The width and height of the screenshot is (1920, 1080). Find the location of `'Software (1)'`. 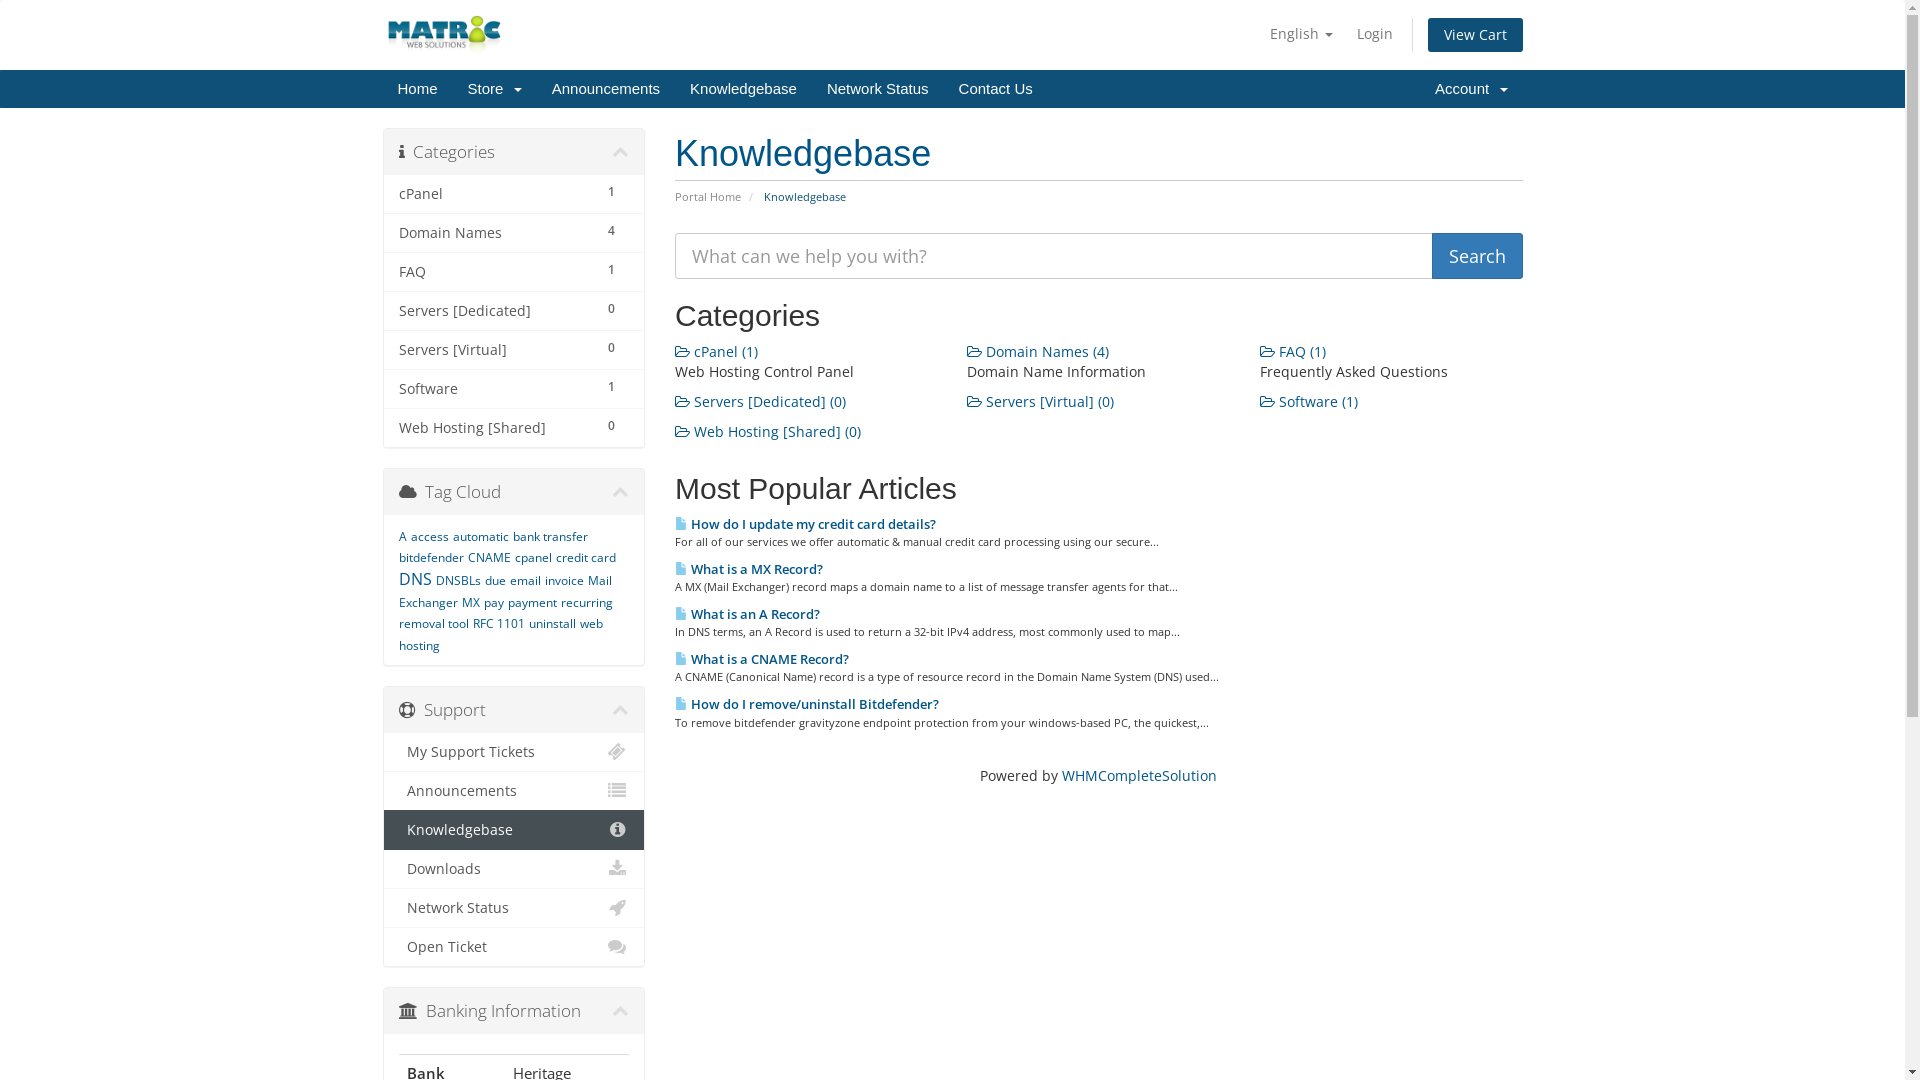

'Software (1)' is located at coordinates (1309, 401).